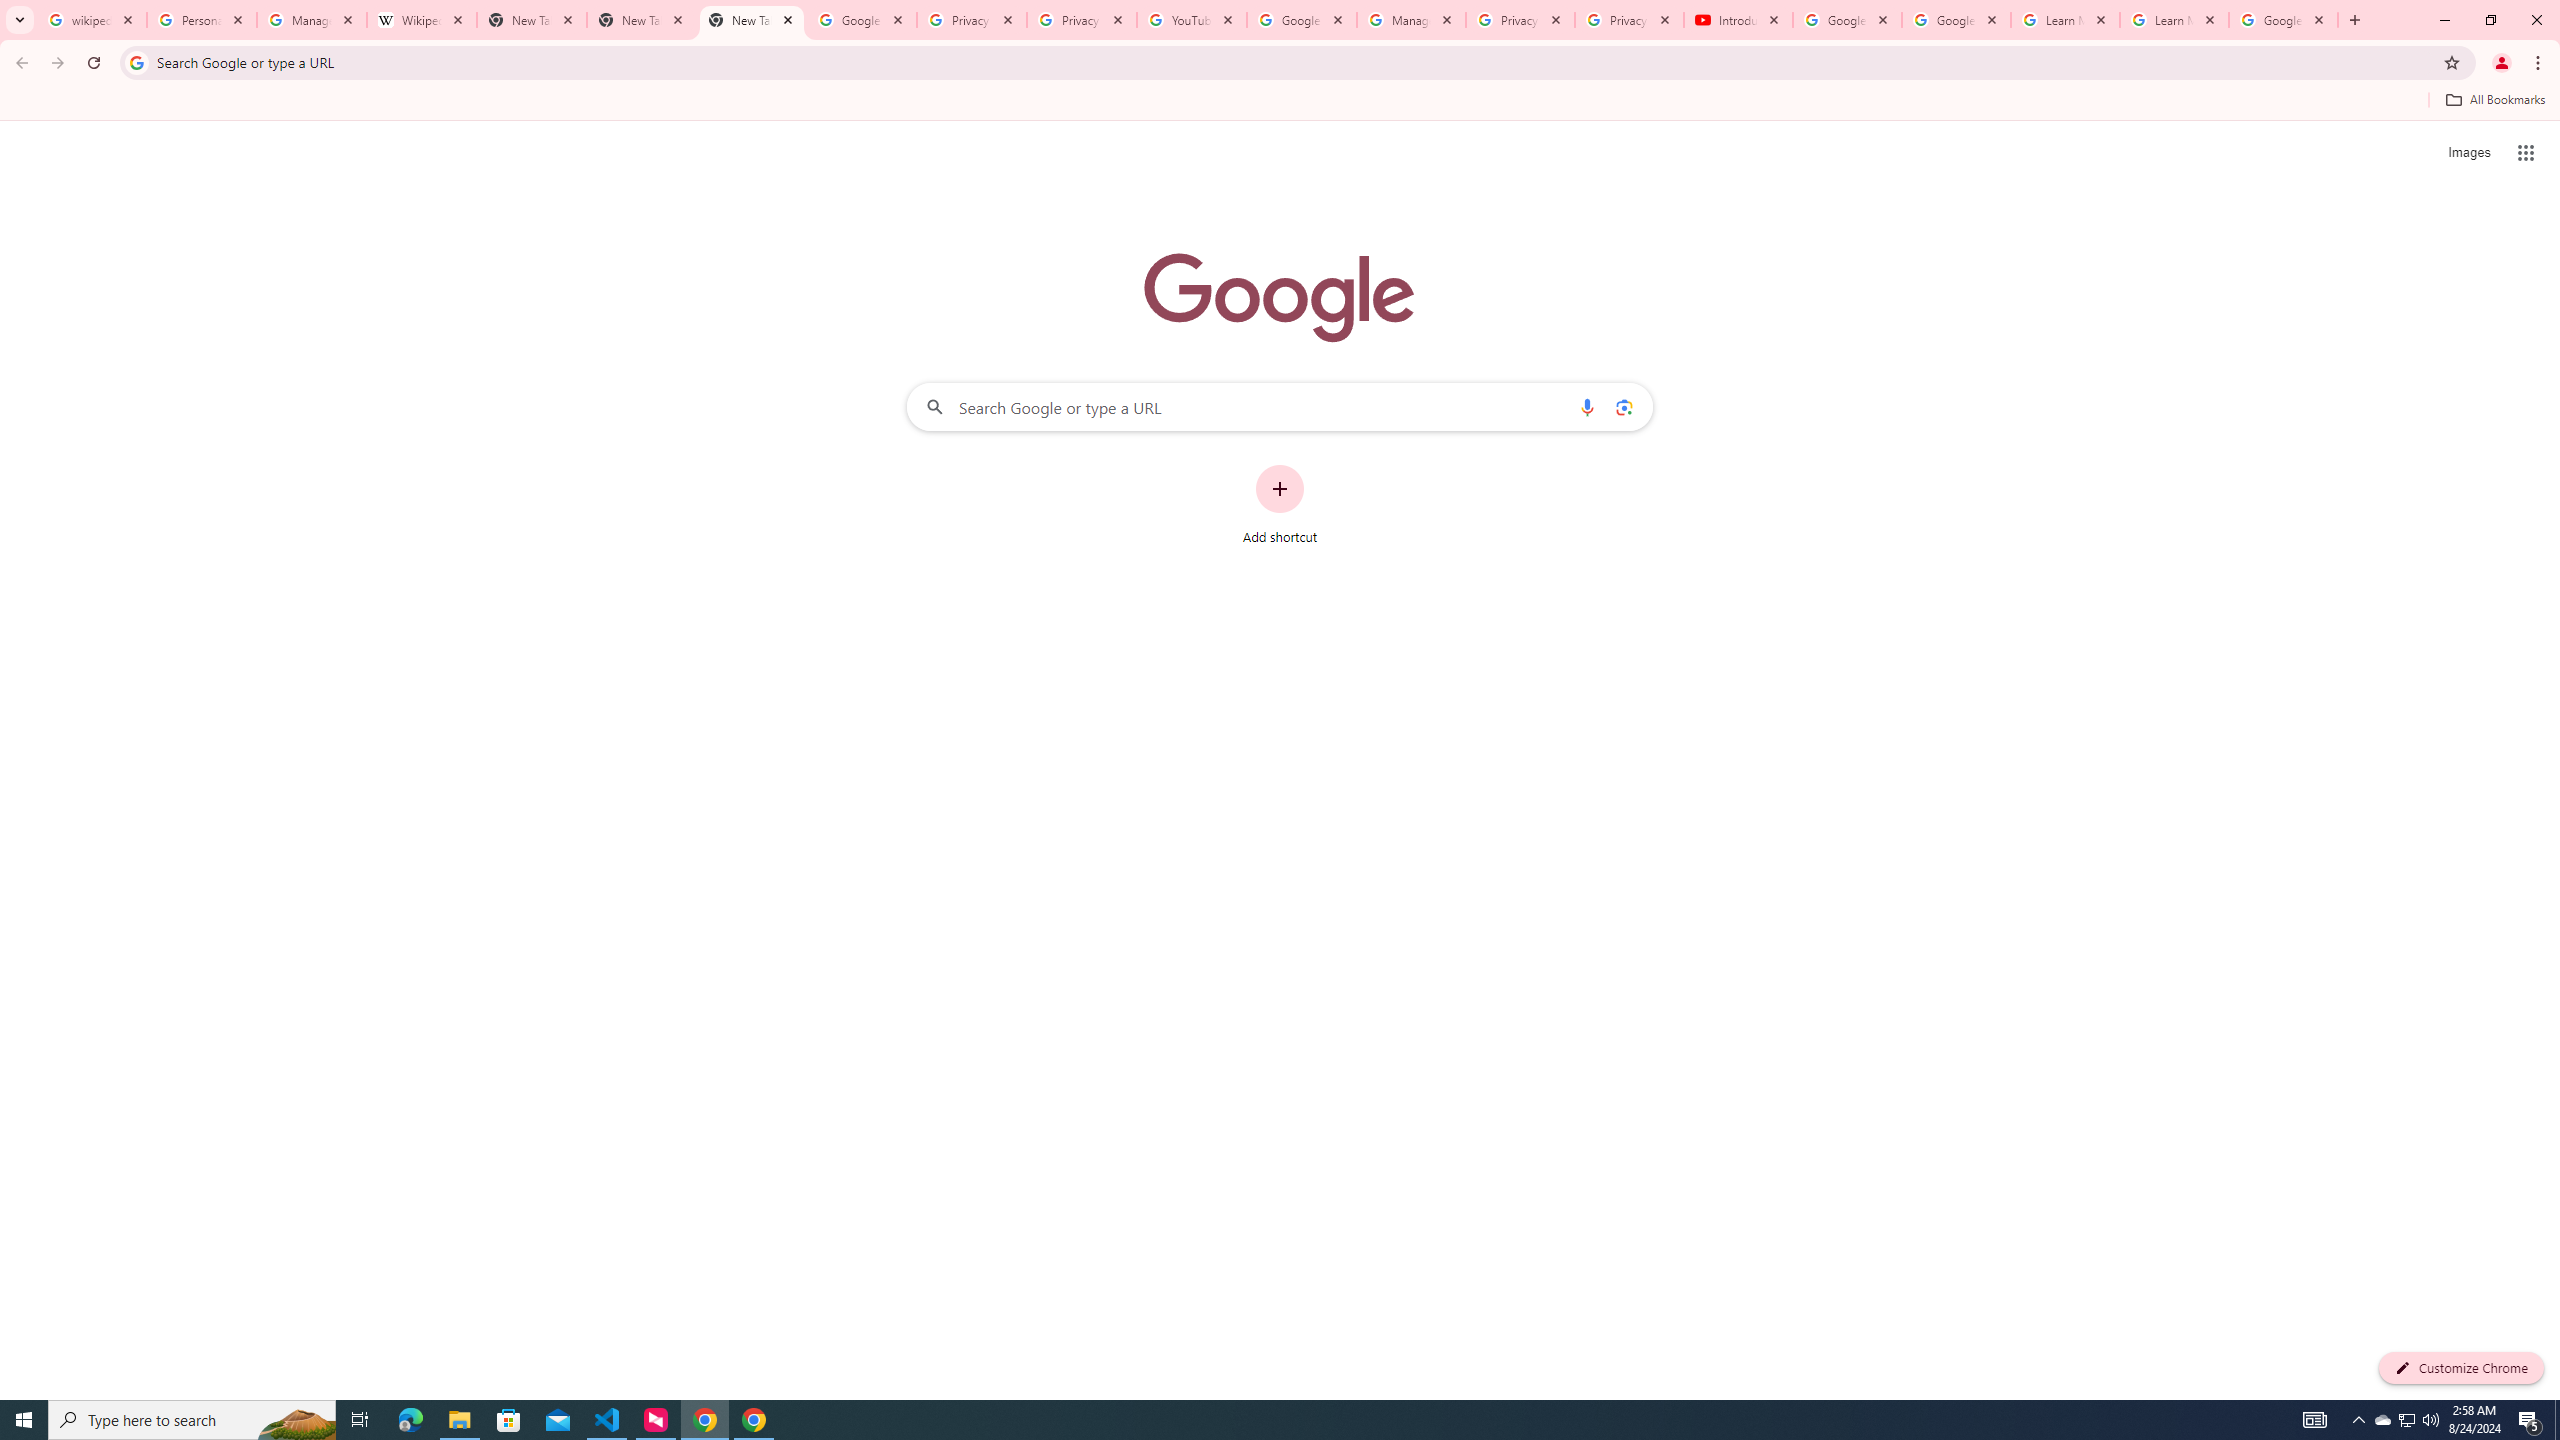  Describe the element at coordinates (2469, 153) in the screenshot. I see `'Search for Images '` at that location.